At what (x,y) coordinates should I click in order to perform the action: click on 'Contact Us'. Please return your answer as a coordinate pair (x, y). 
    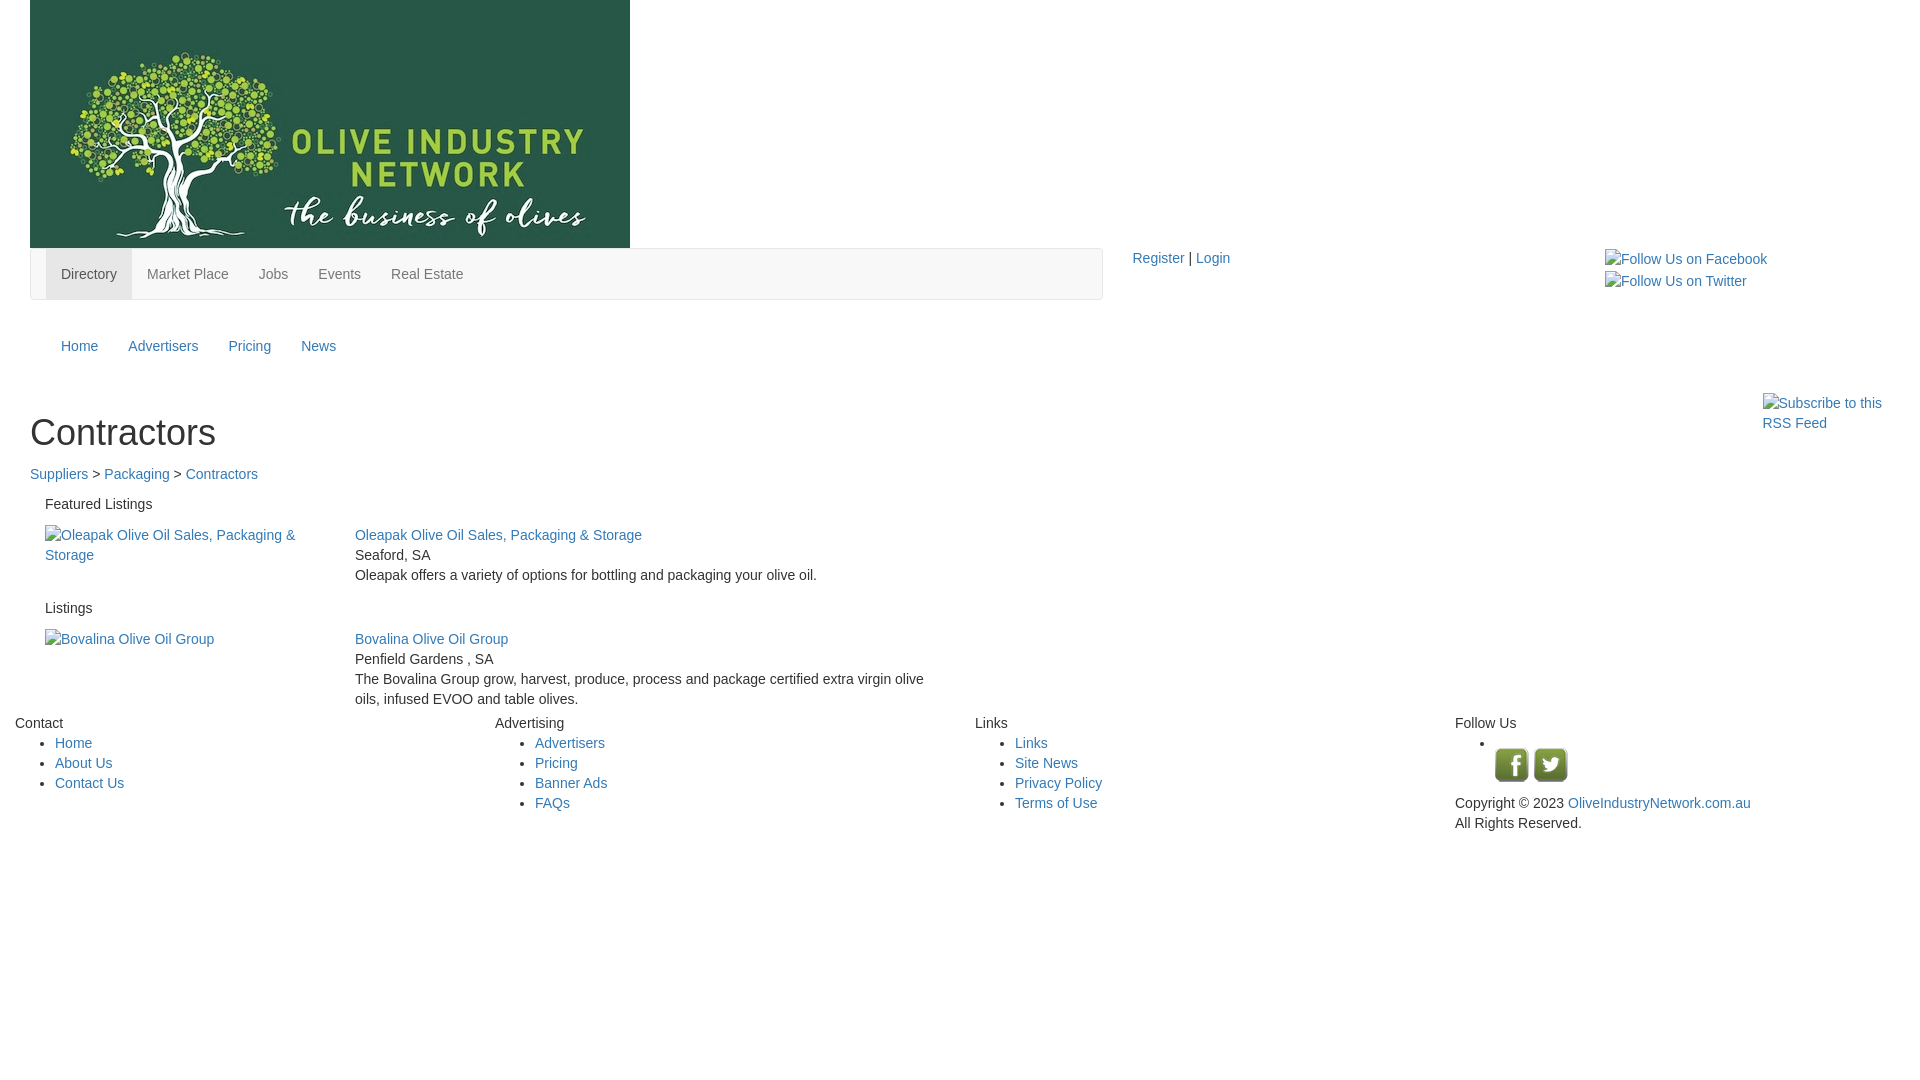
    Looking at the image, I should click on (88, 782).